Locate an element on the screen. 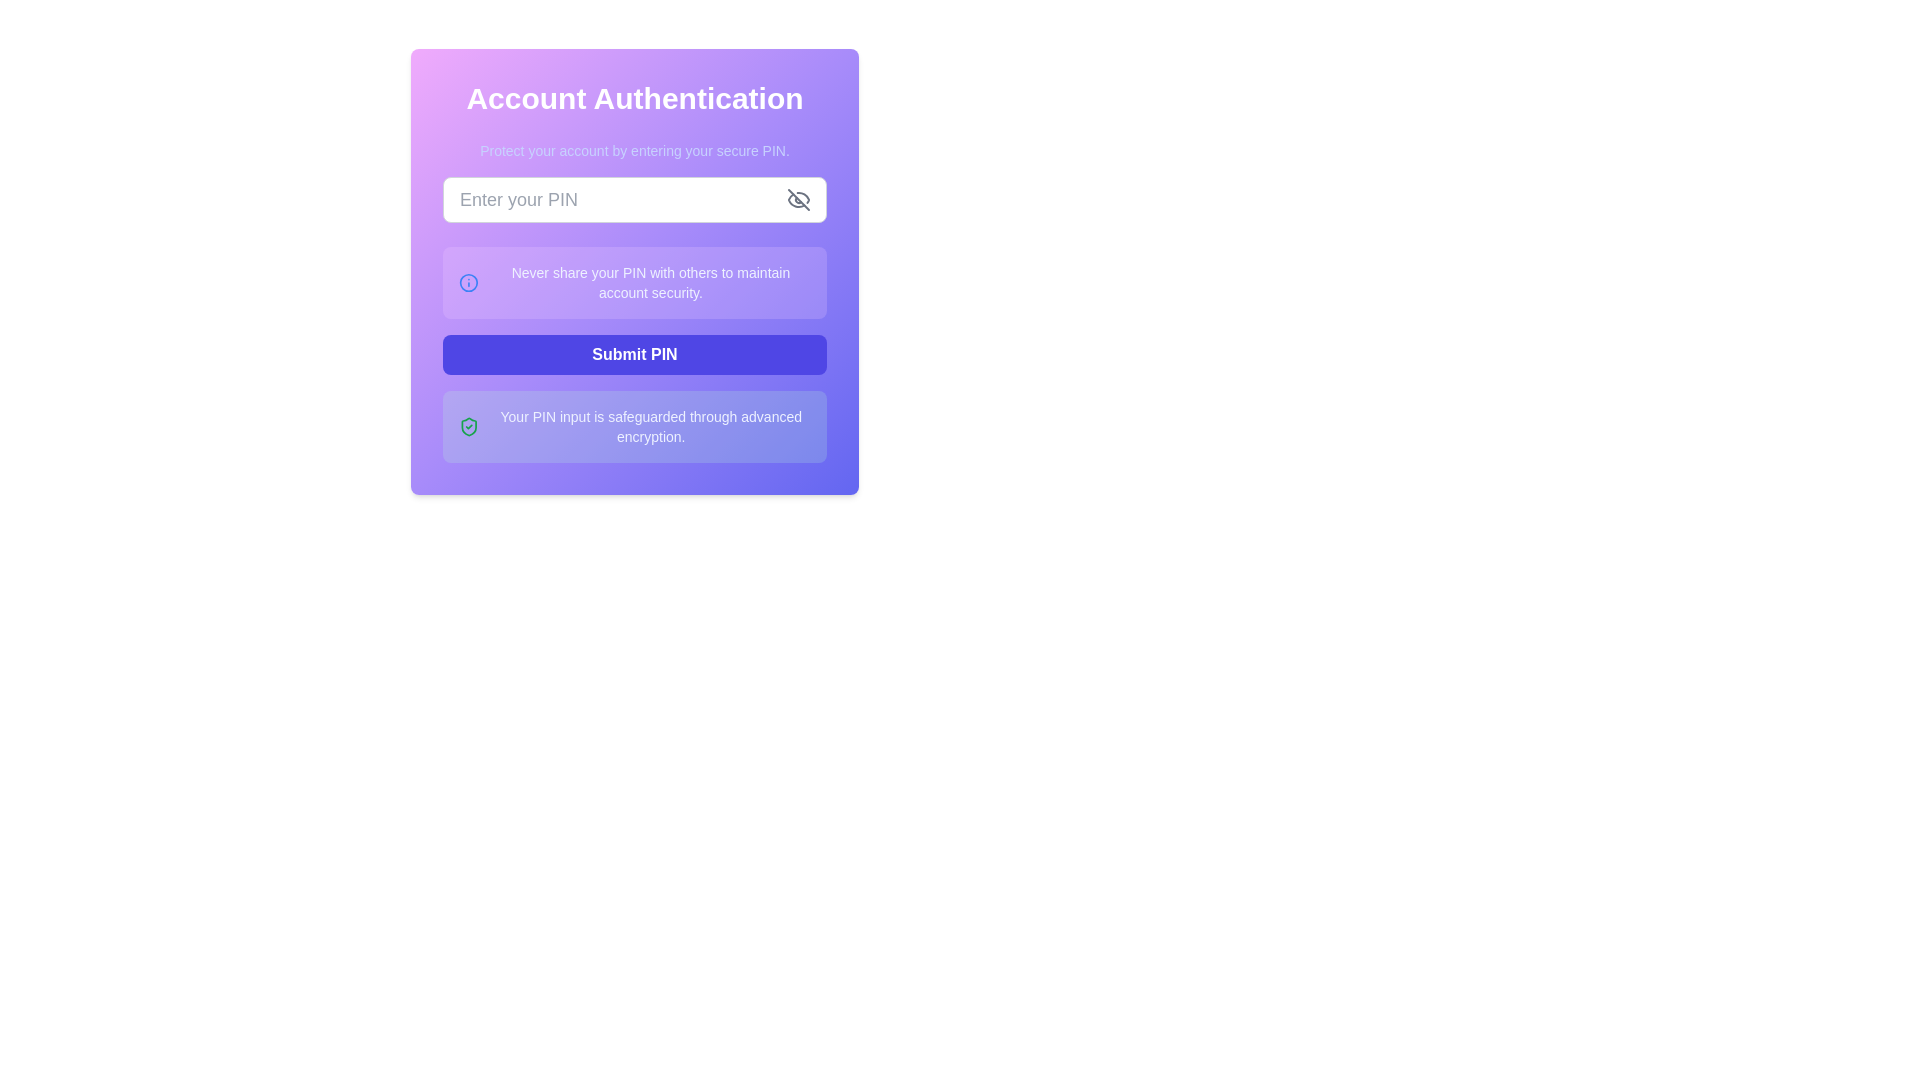  the circular icon element with a blue border and red fill that is part of the warning message about sharing your PIN is located at coordinates (467, 282).